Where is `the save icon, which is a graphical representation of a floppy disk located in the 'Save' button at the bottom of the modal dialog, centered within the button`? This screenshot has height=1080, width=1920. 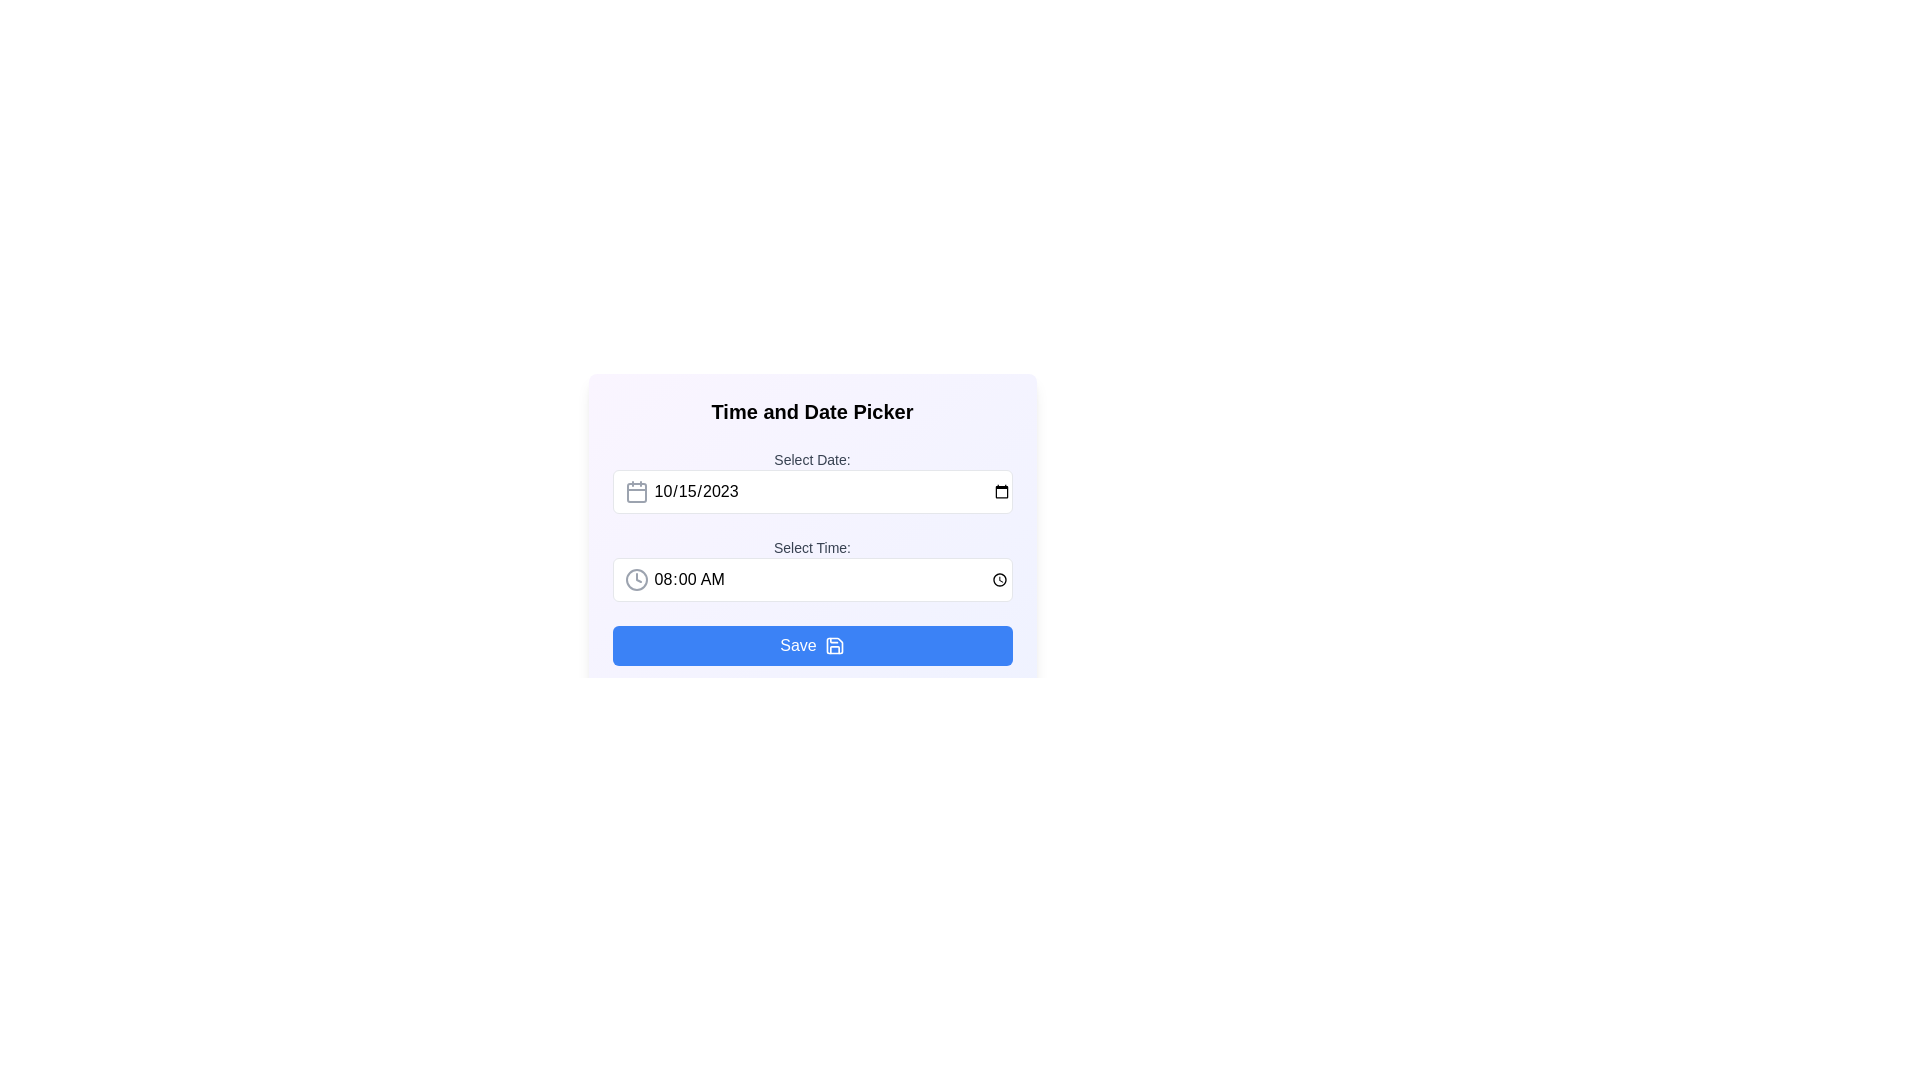 the save icon, which is a graphical representation of a floppy disk located in the 'Save' button at the bottom of the modal dialog, centered within the button is located at coordinates (834, 645).